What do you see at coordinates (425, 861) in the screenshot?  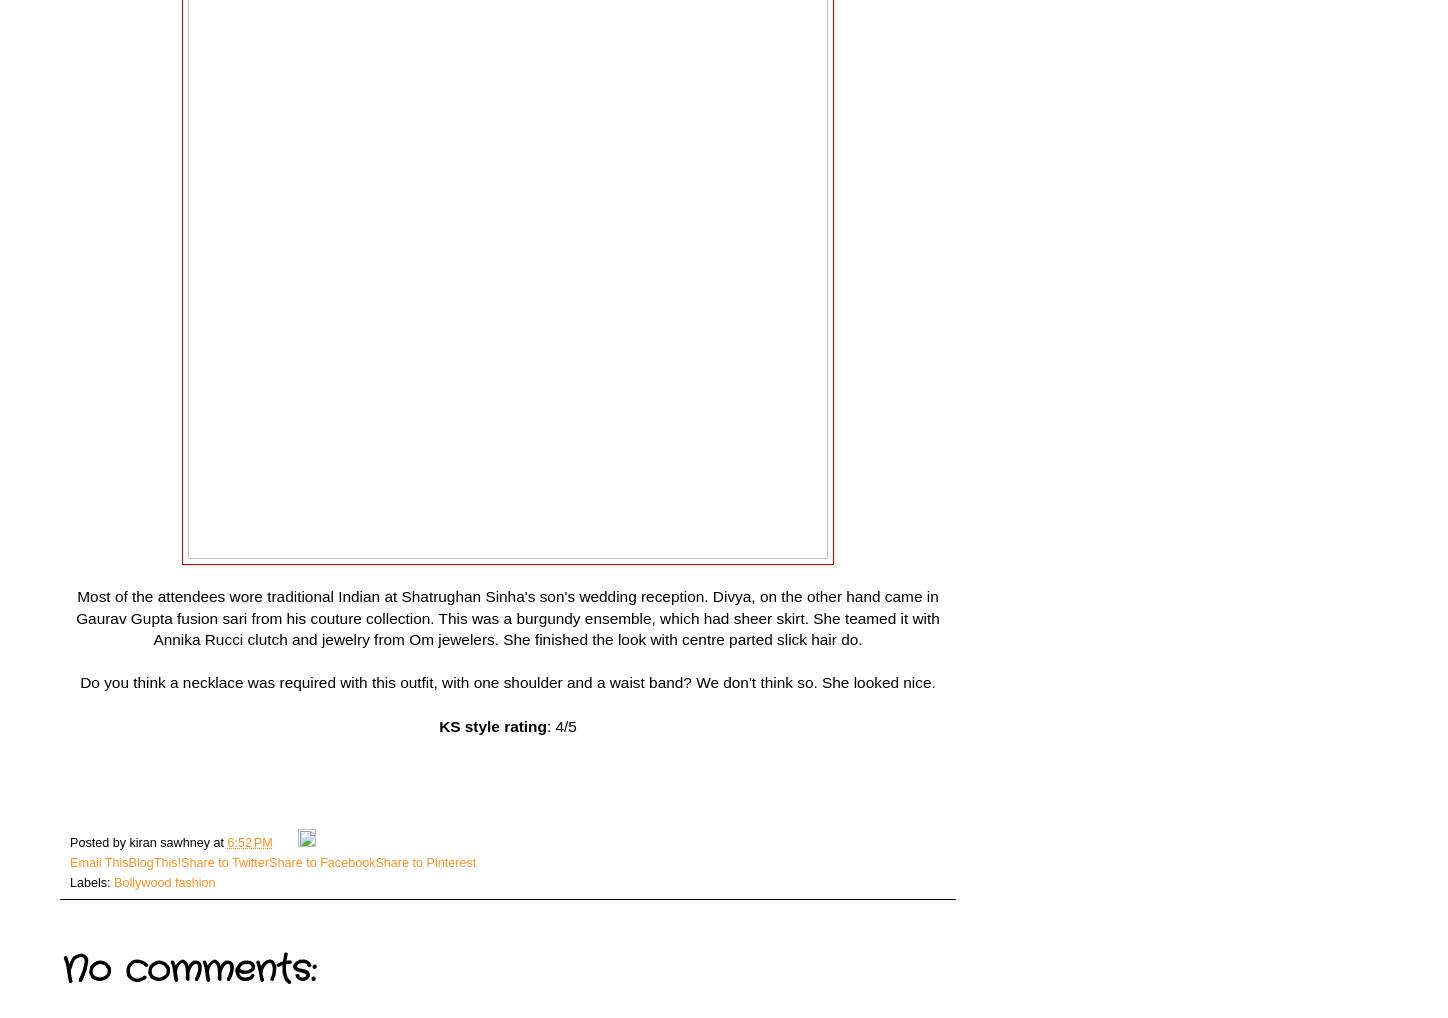 I see `'Share to Pinterest'` at bounding box center [425, 861].